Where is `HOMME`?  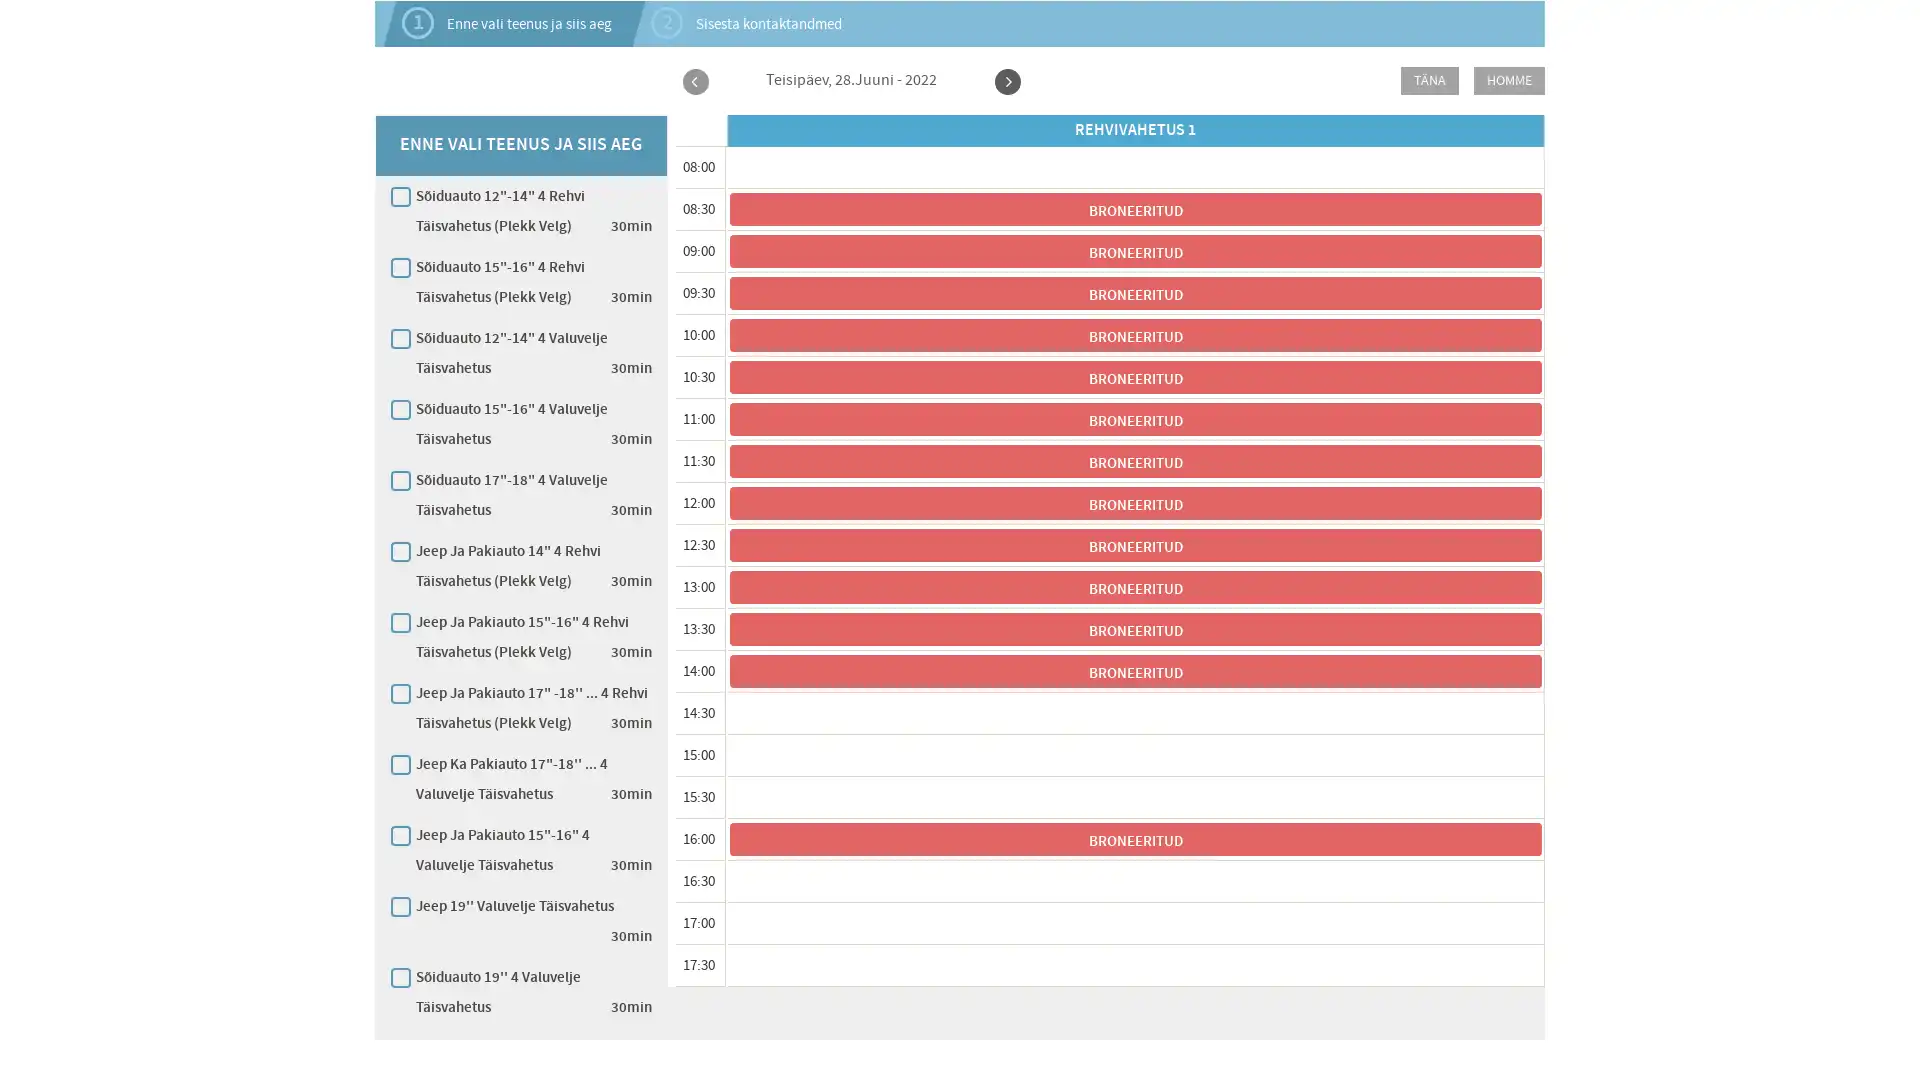
HOMME is located at coordinates (1509, 80).